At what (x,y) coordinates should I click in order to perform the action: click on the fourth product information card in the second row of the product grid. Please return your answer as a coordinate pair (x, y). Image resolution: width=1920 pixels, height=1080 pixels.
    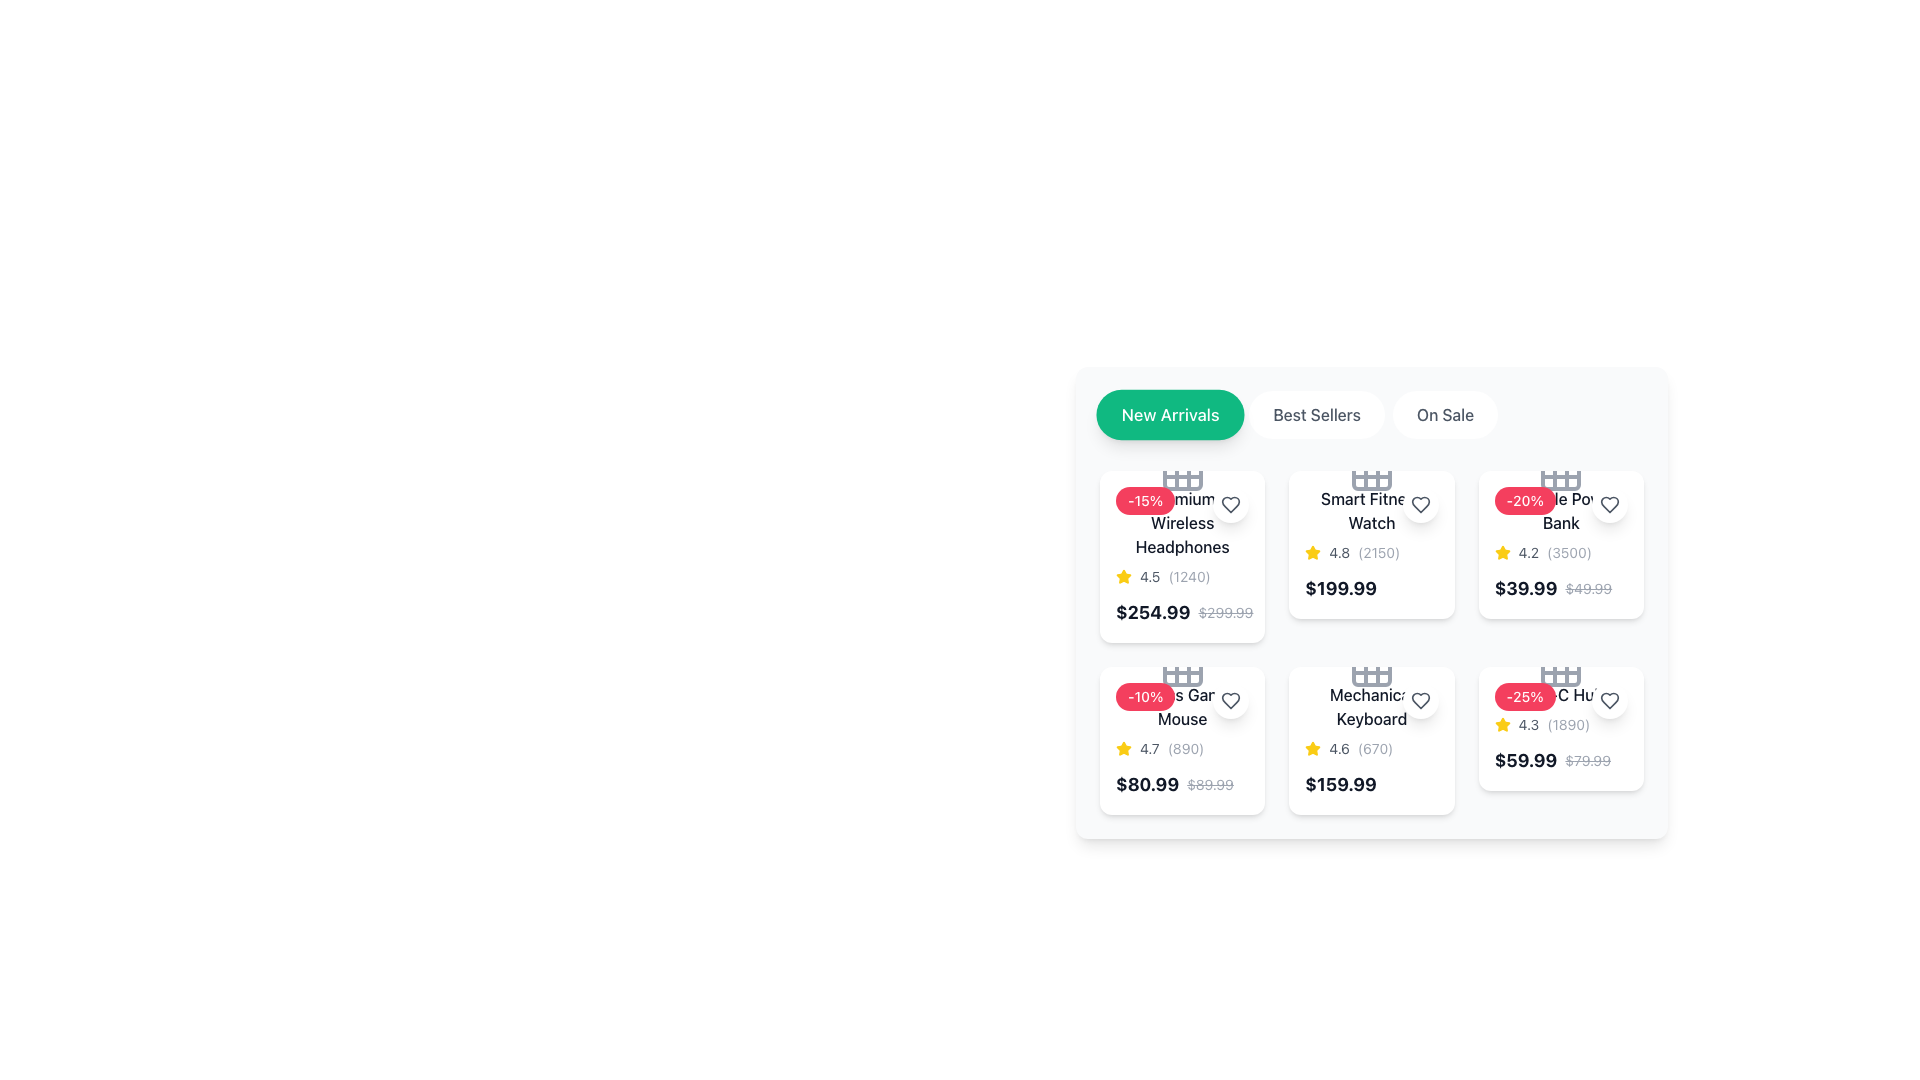
    Looking at the image, I should click on (1560, 729).